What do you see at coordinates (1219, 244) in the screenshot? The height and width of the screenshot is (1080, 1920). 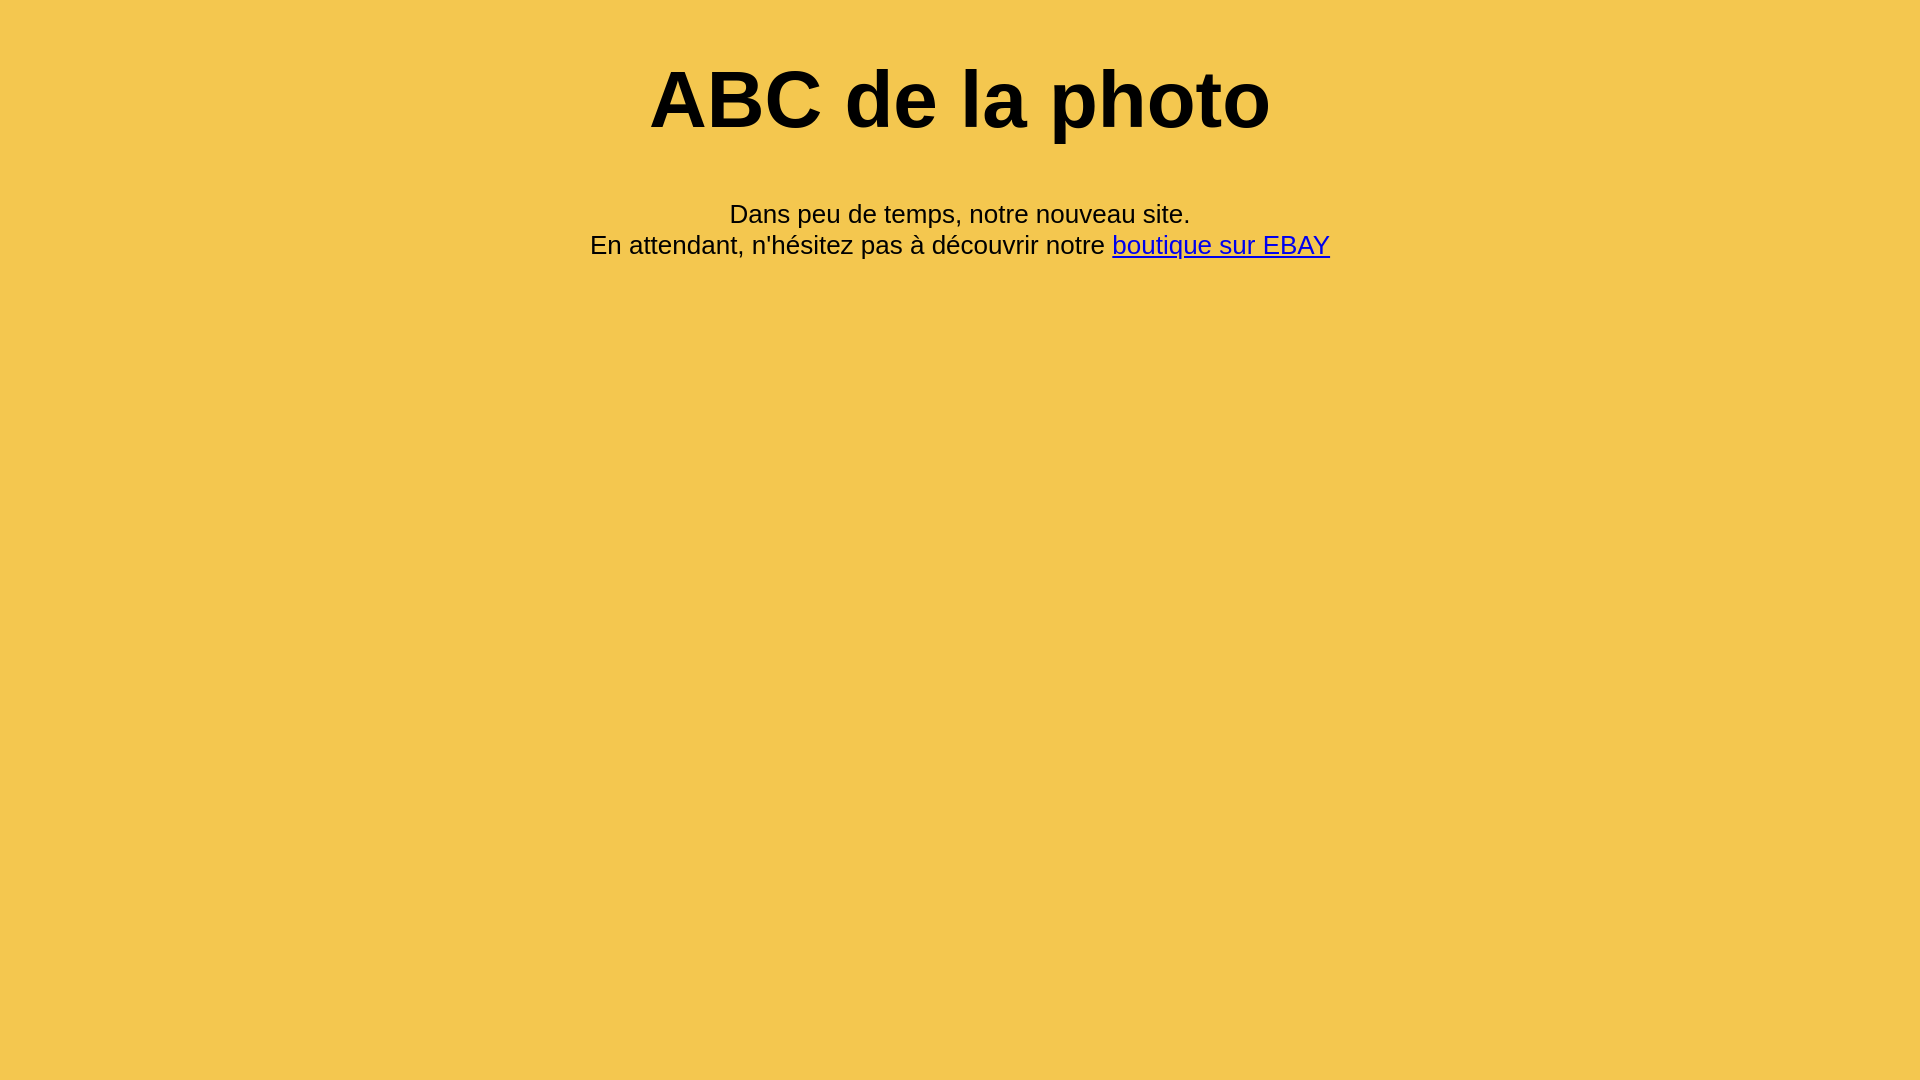 I see `'boutique sur EBAY'` at bounding box center [1219, 244].